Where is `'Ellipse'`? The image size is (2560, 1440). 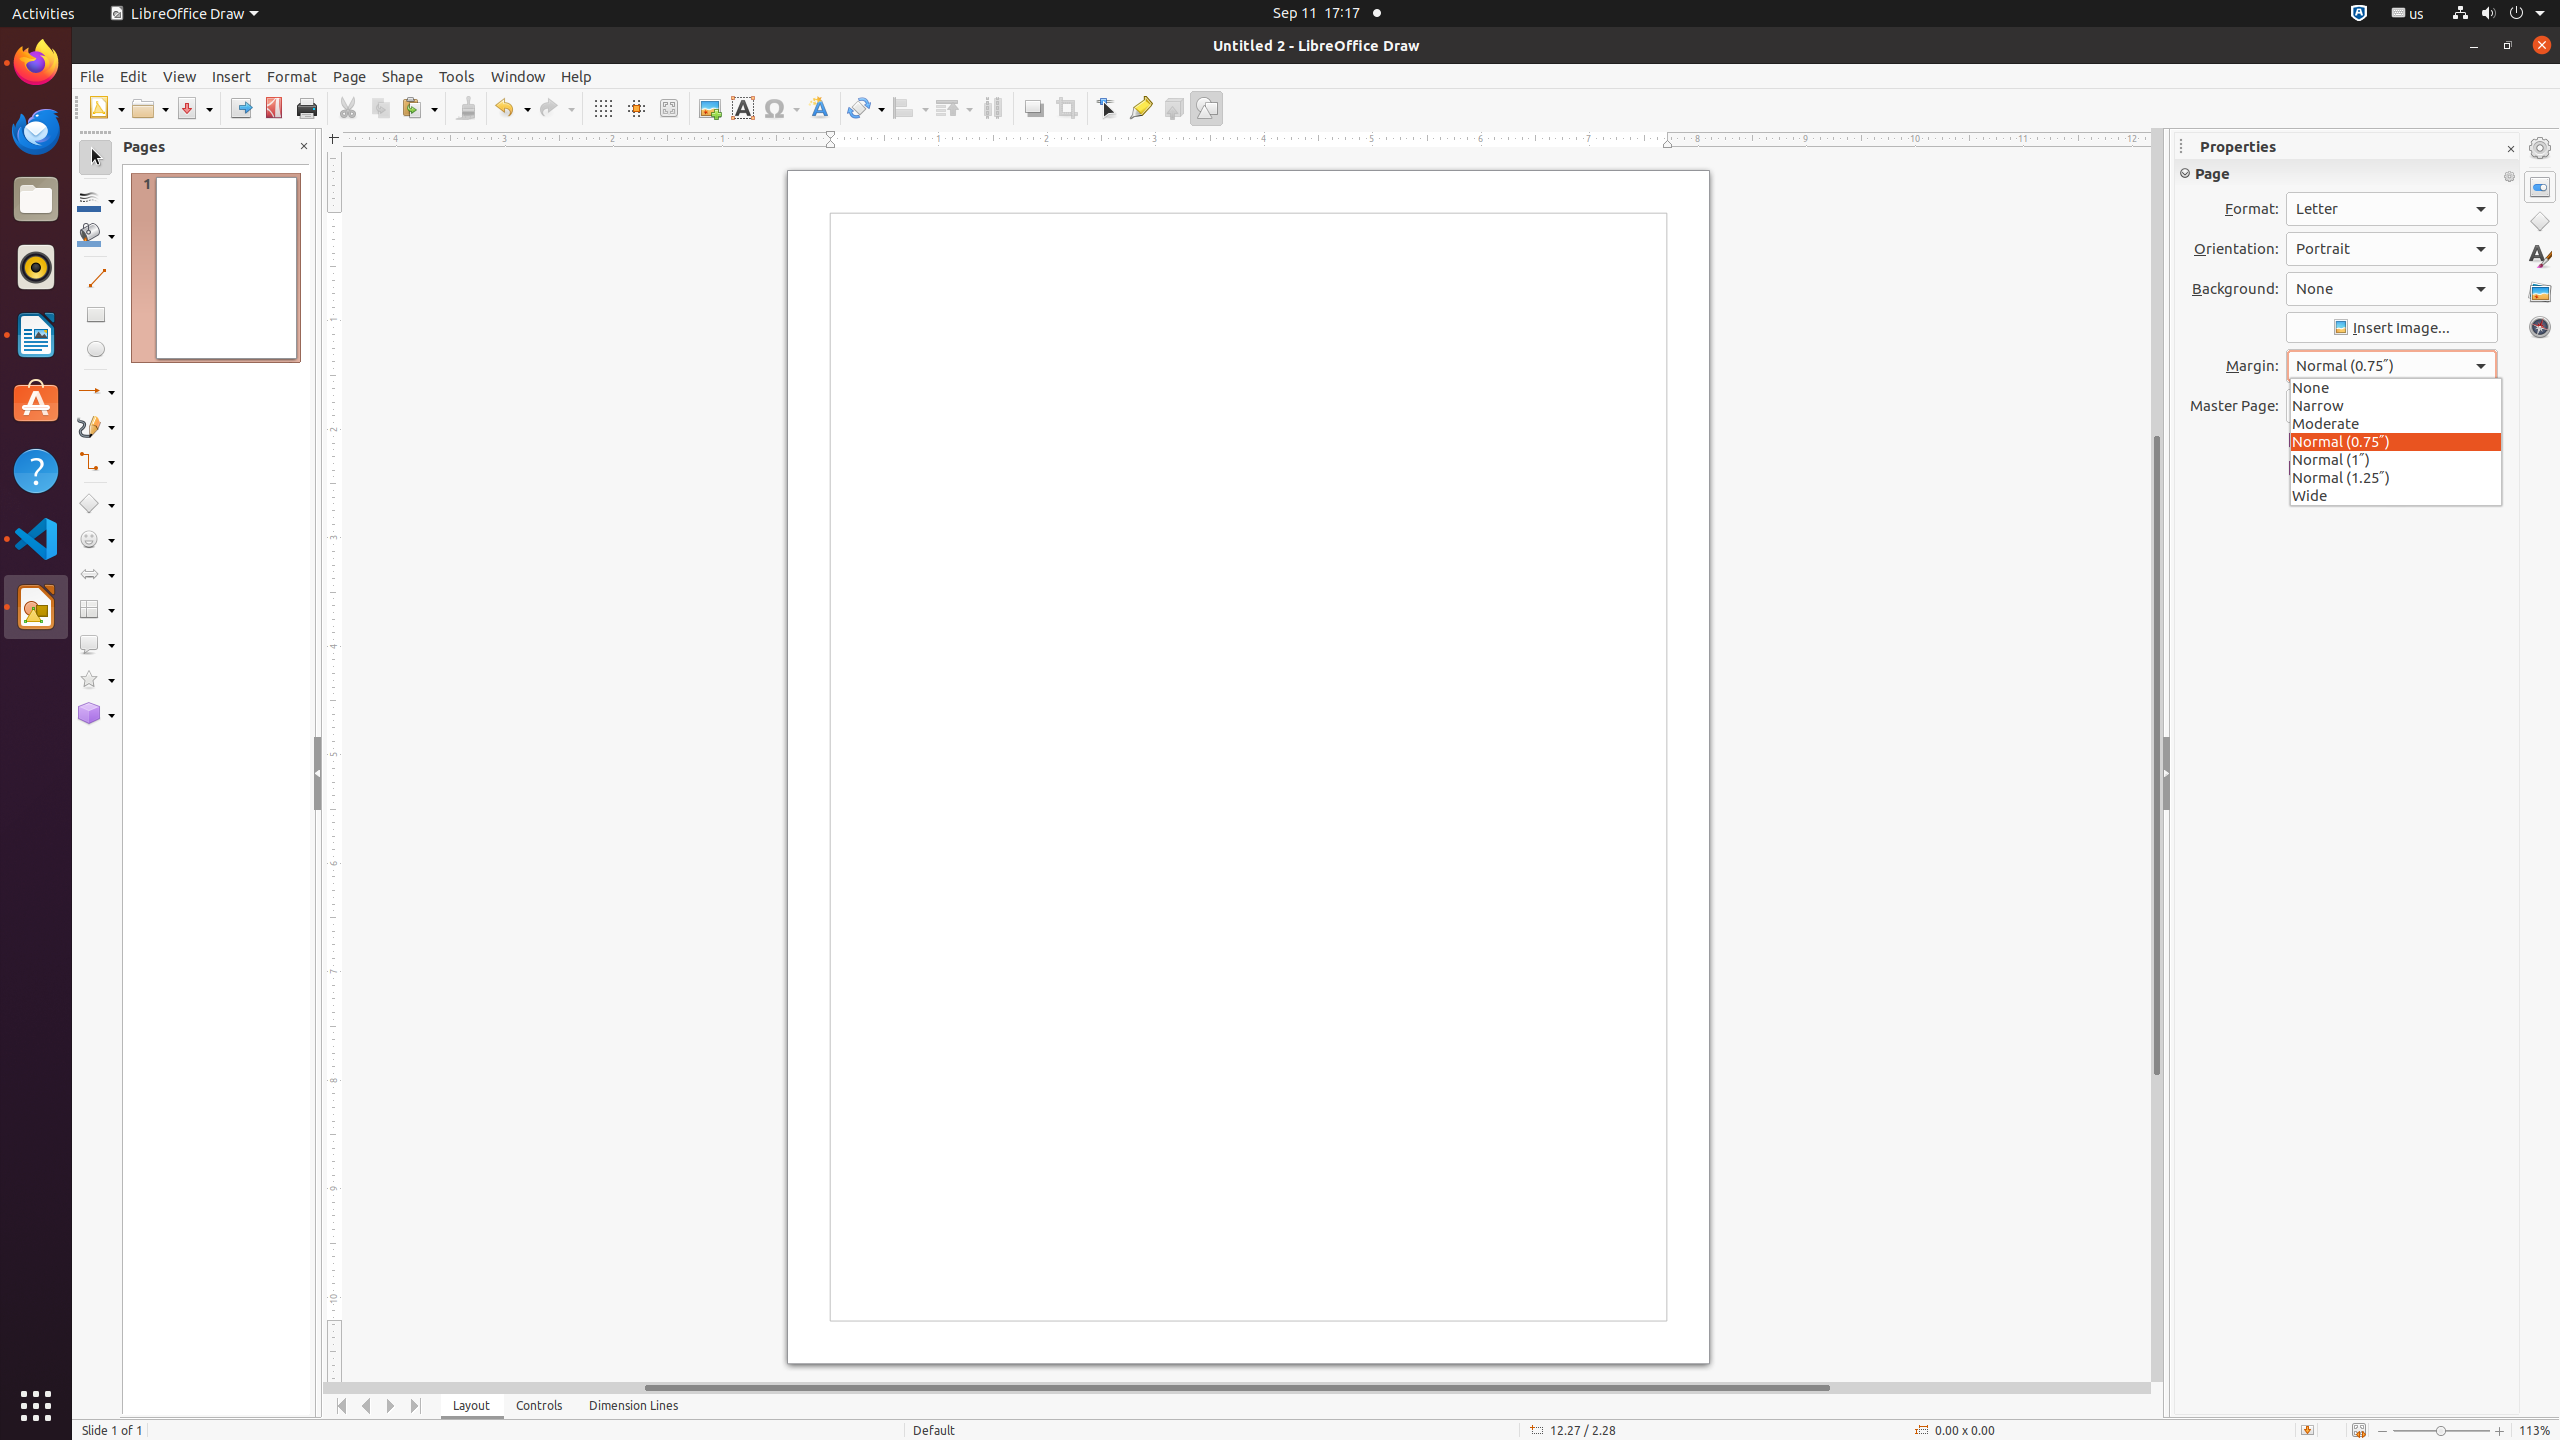
'Ellipse' is located at coordinates (94, 348).